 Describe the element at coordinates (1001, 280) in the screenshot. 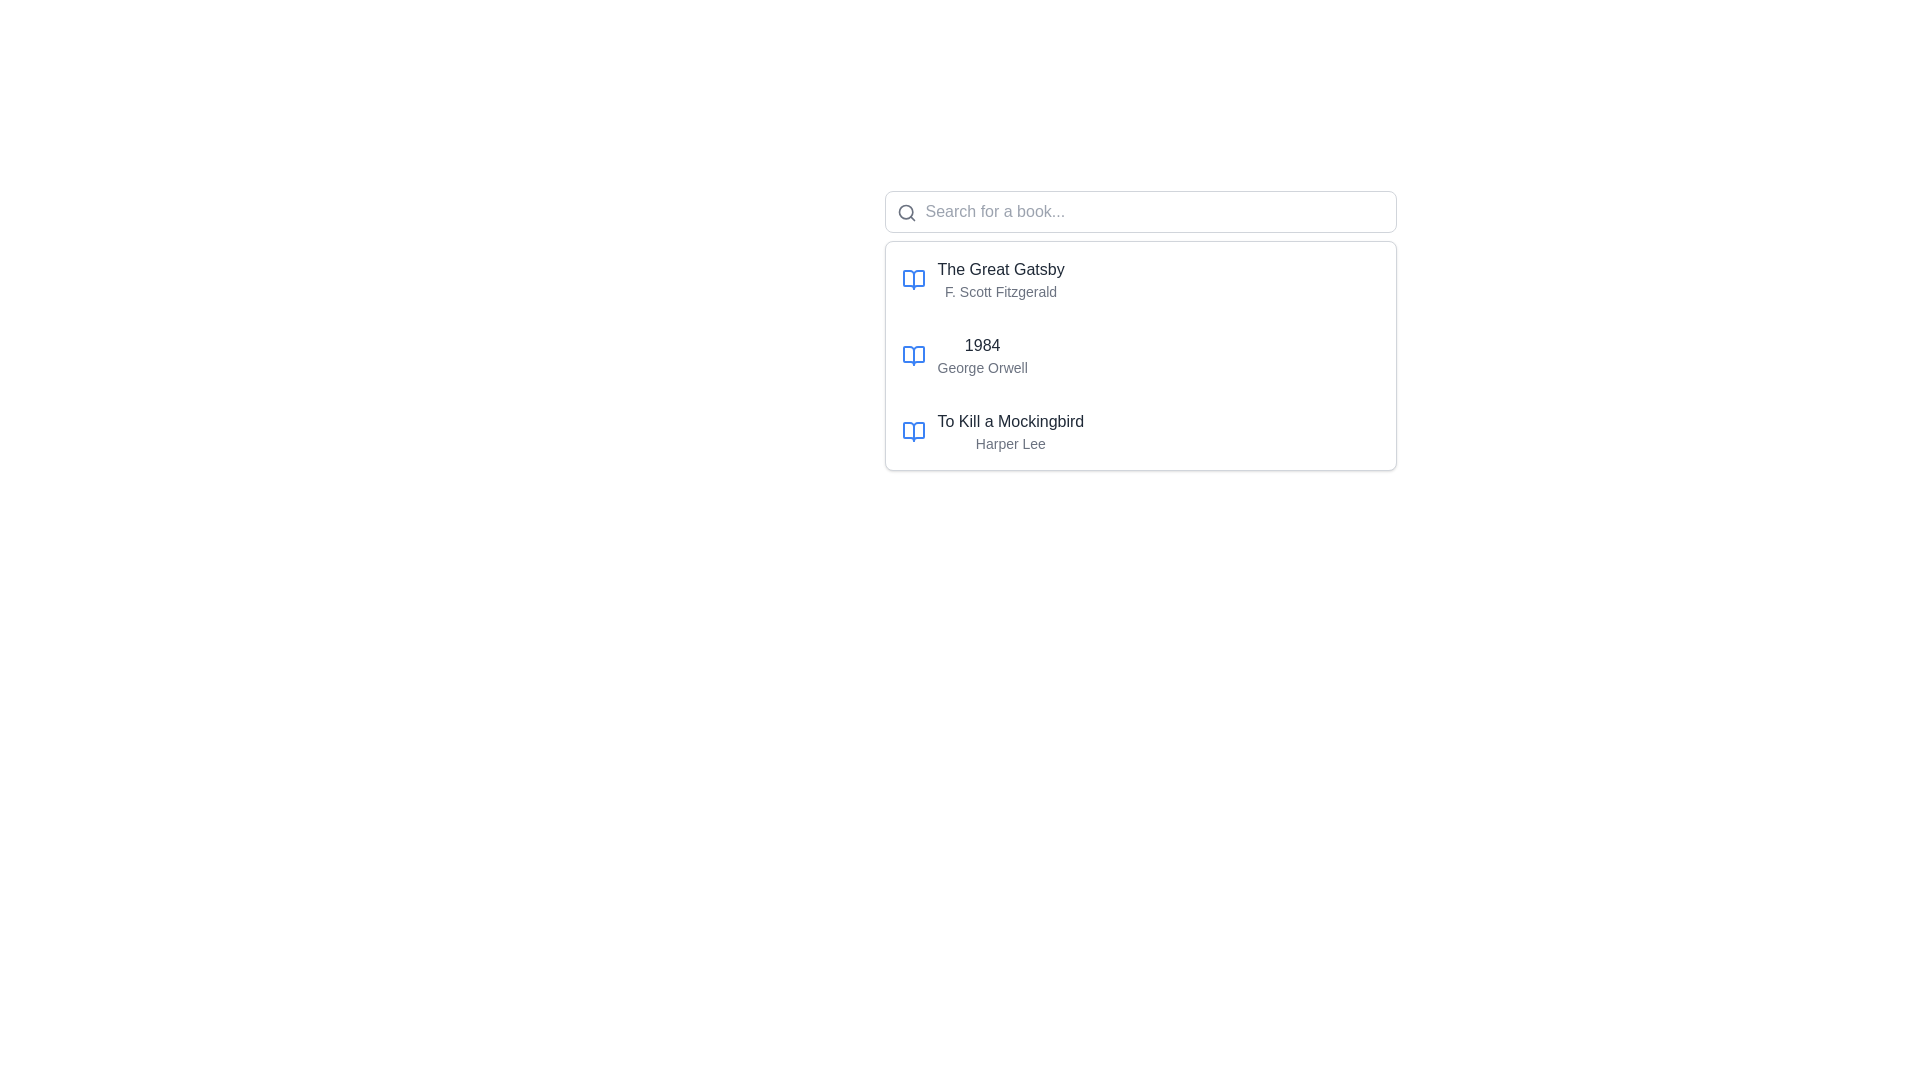

I see `the title and subtitle text element of the book 'The Great Gatsby' by F. Scott Fitzgerald` at that location.